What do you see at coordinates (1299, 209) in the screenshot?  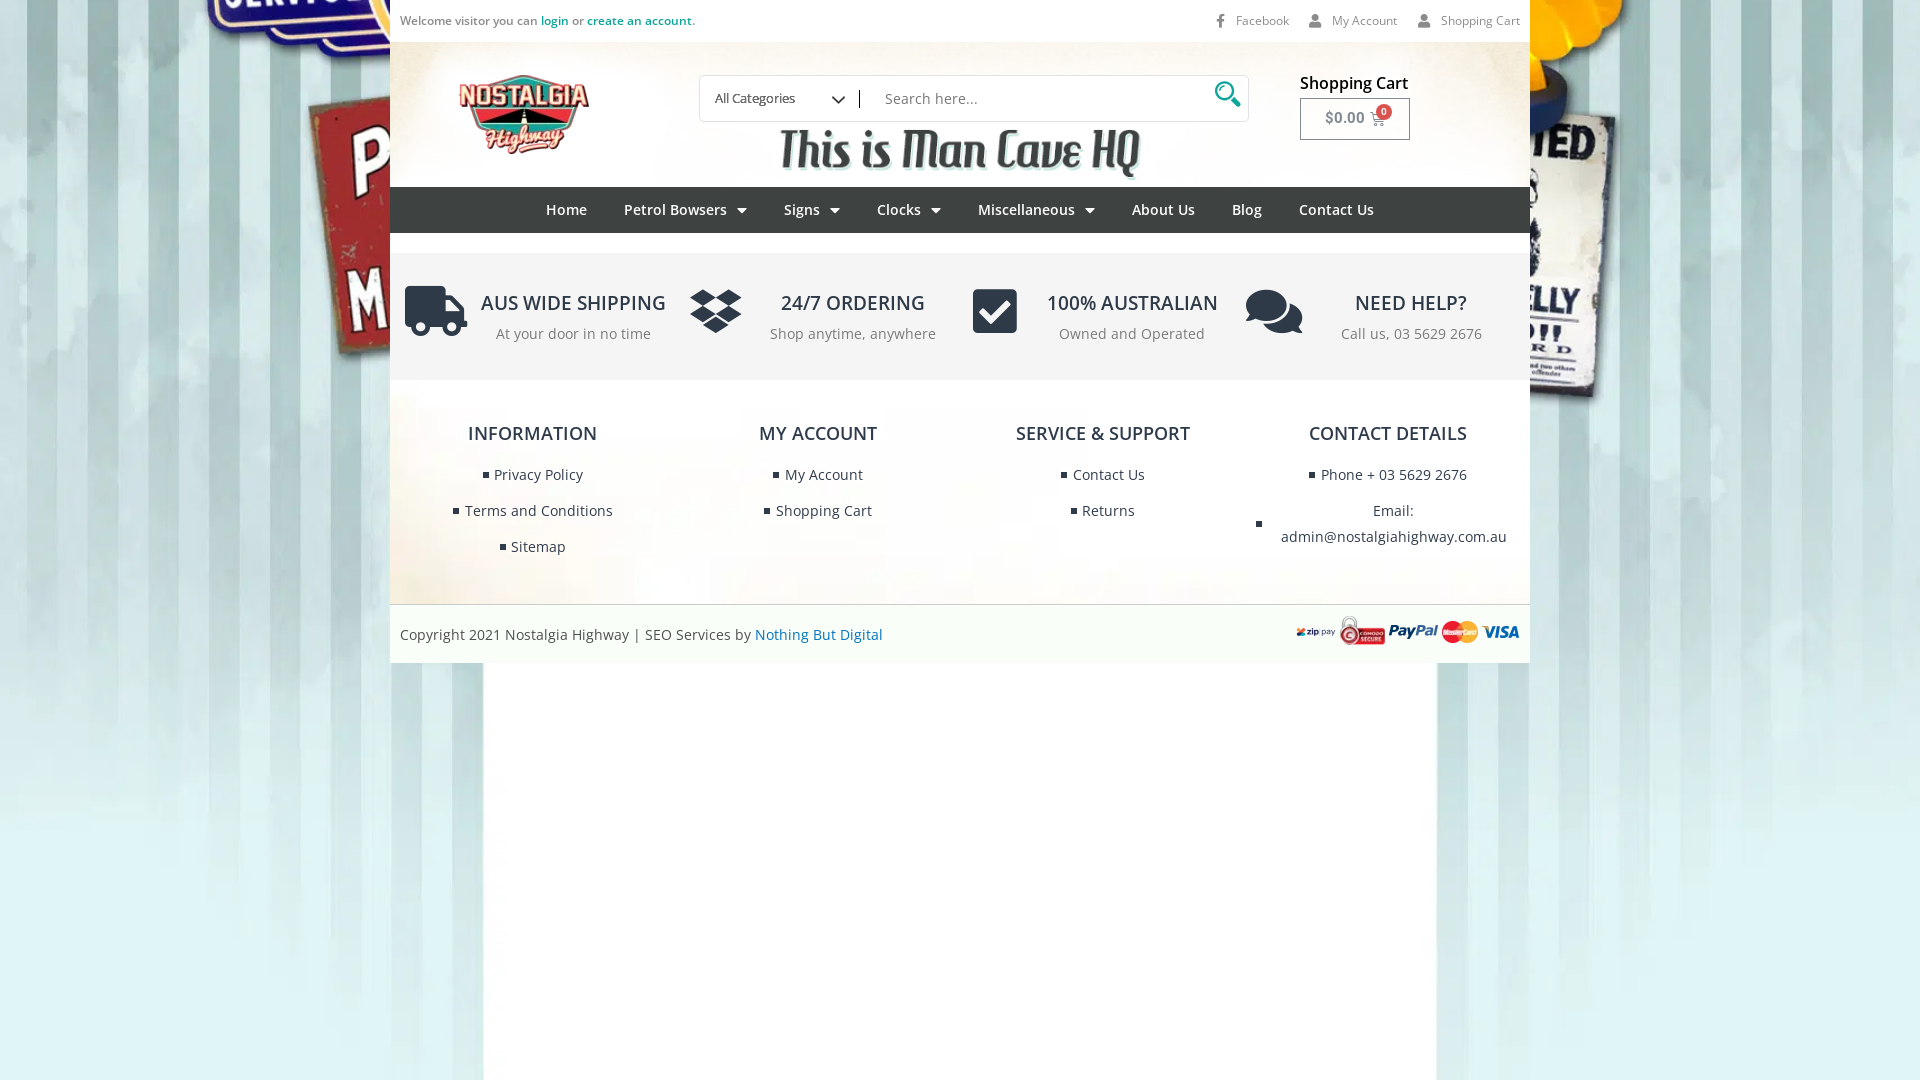 I see `'Contact Us'` at bounding box center [1299, 209].